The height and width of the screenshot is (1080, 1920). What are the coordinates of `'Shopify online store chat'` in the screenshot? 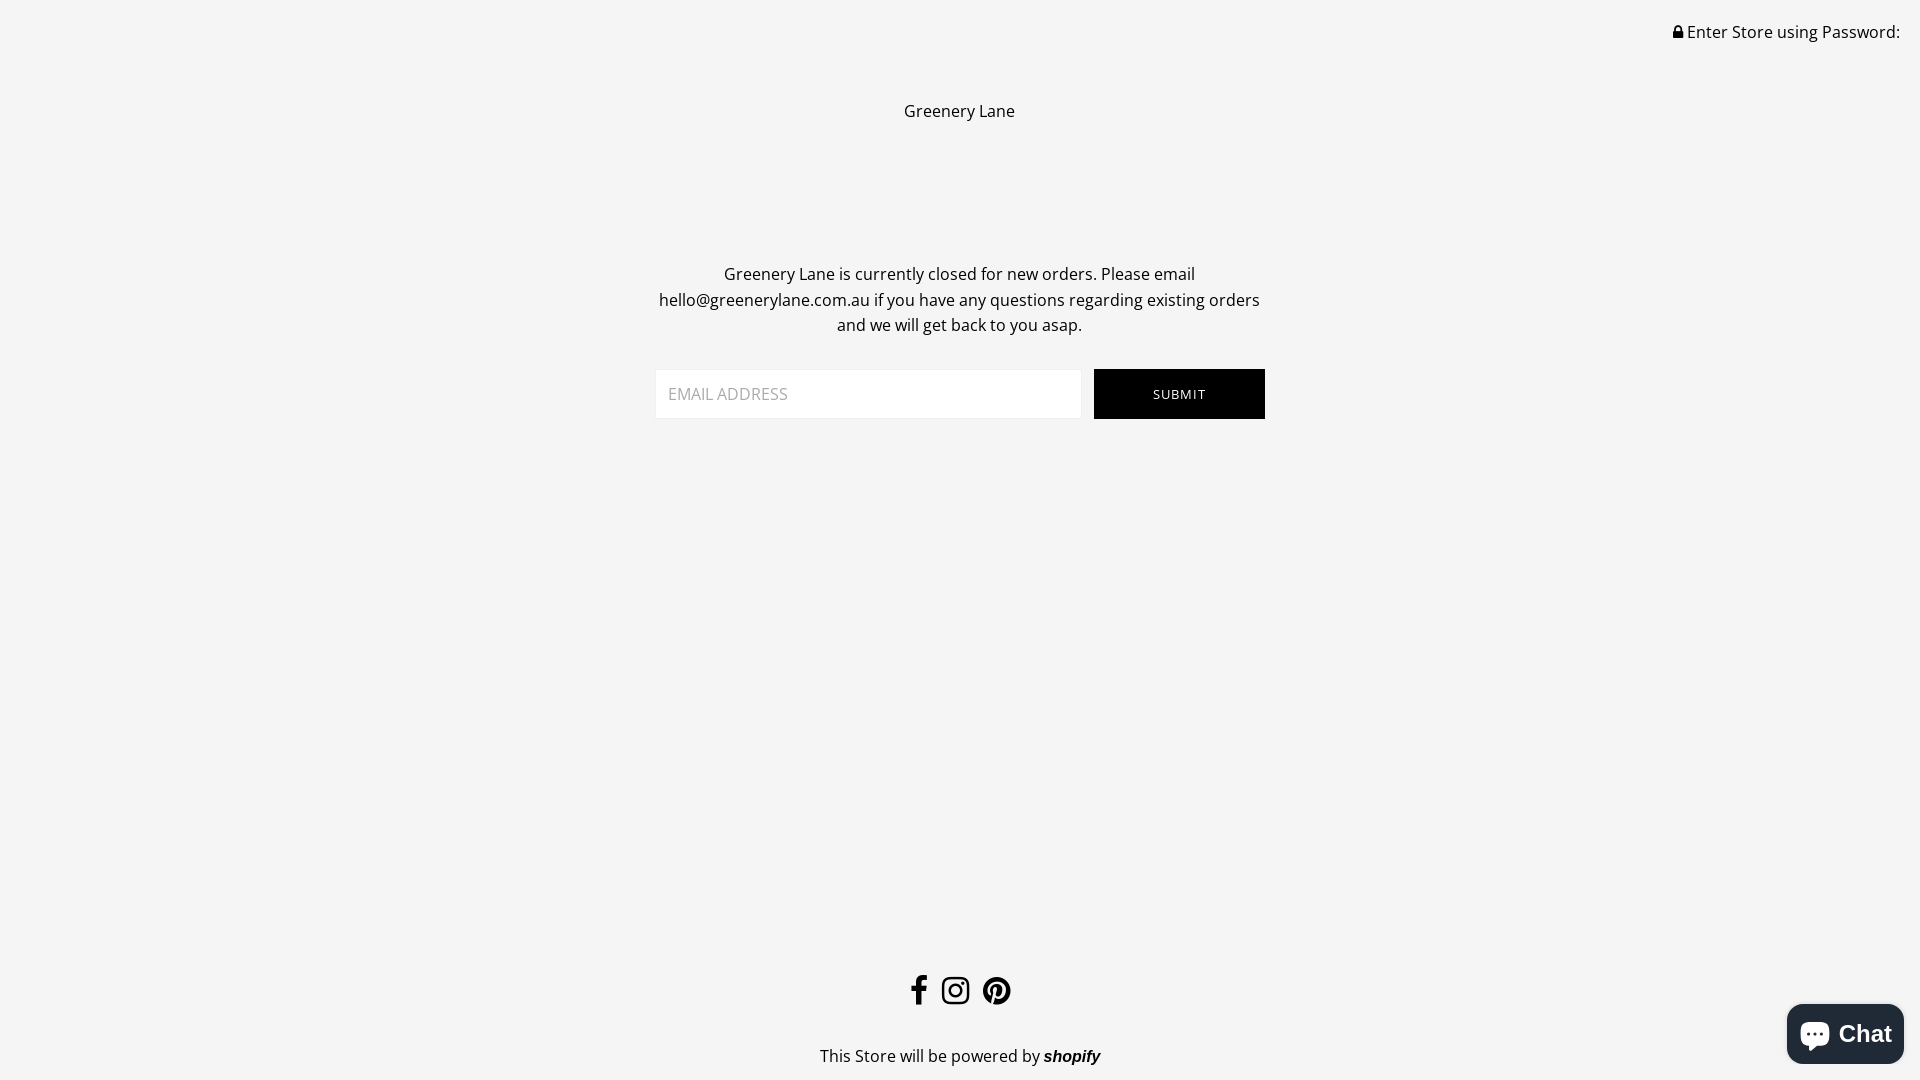 It's located at (1844, 1029).